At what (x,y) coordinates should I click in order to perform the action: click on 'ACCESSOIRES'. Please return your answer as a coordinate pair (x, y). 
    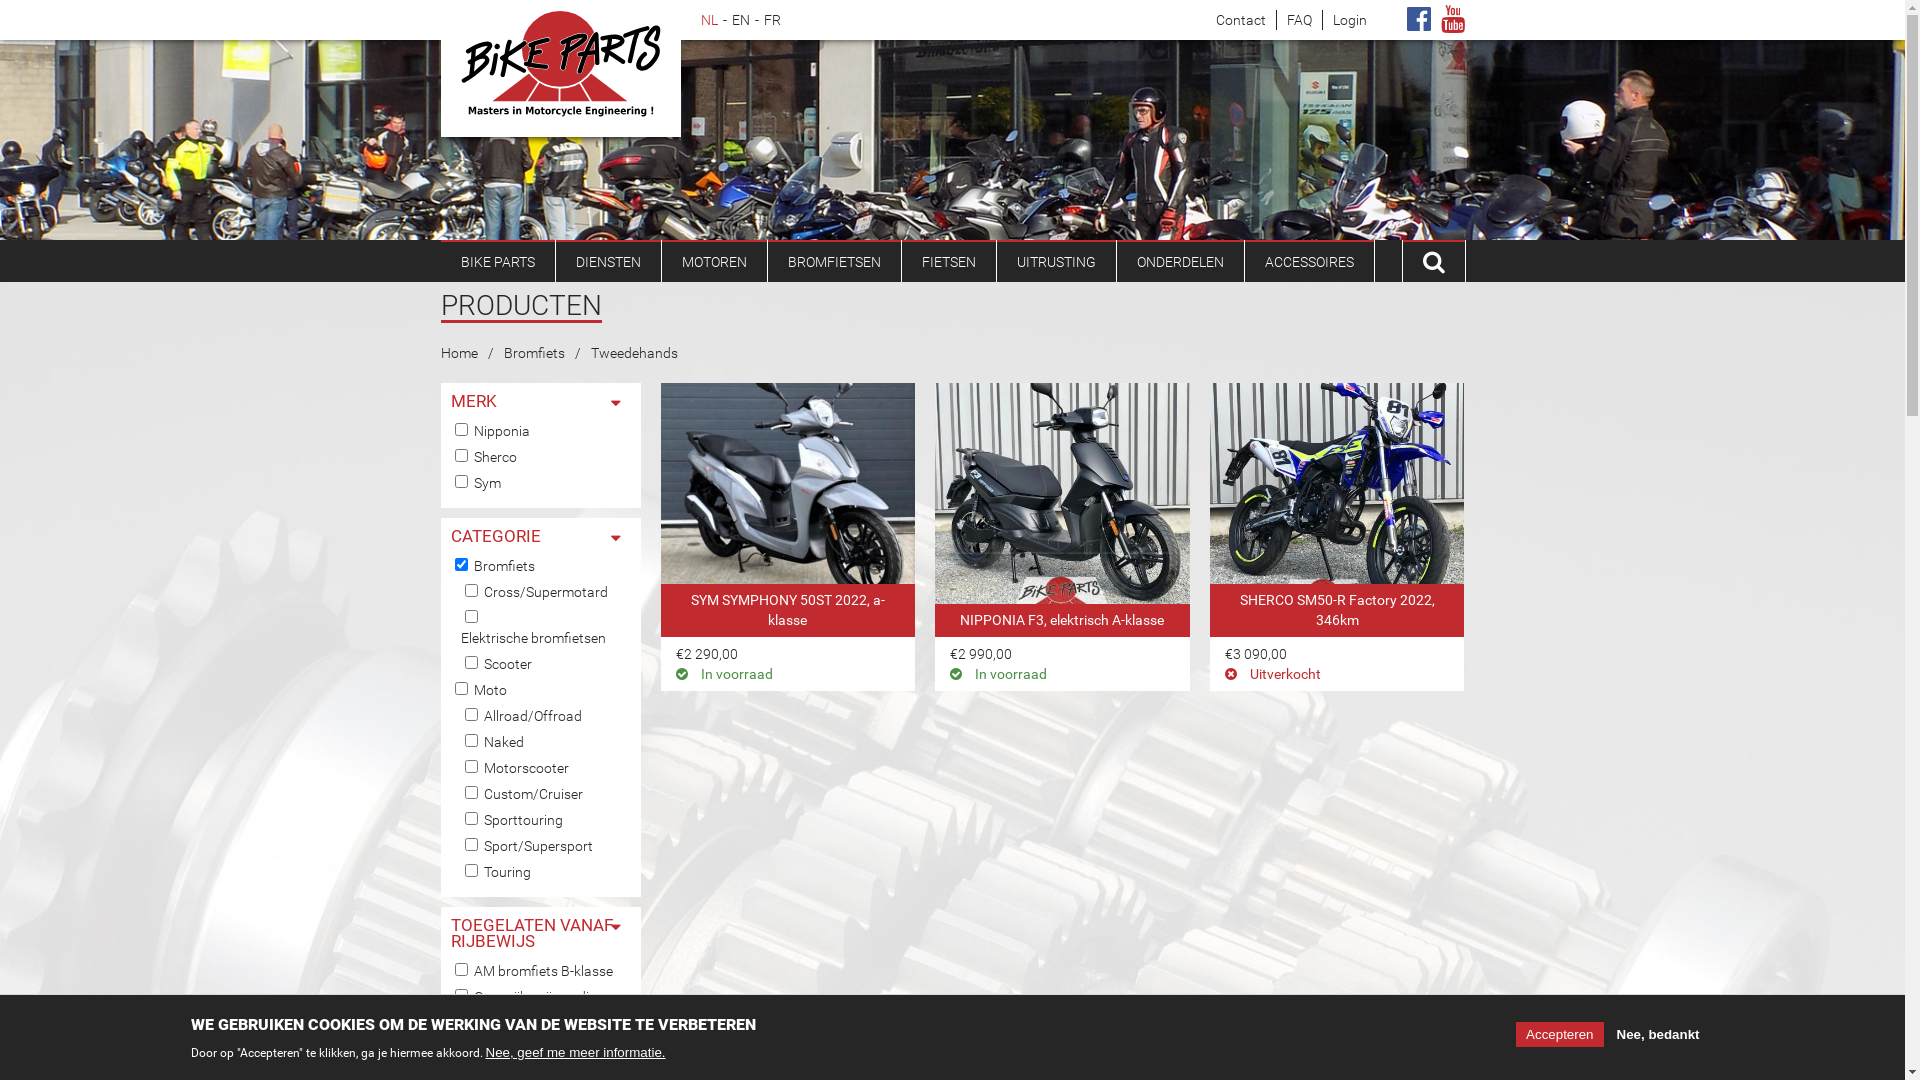
    Looking at the image, I should click on (1308, 260).